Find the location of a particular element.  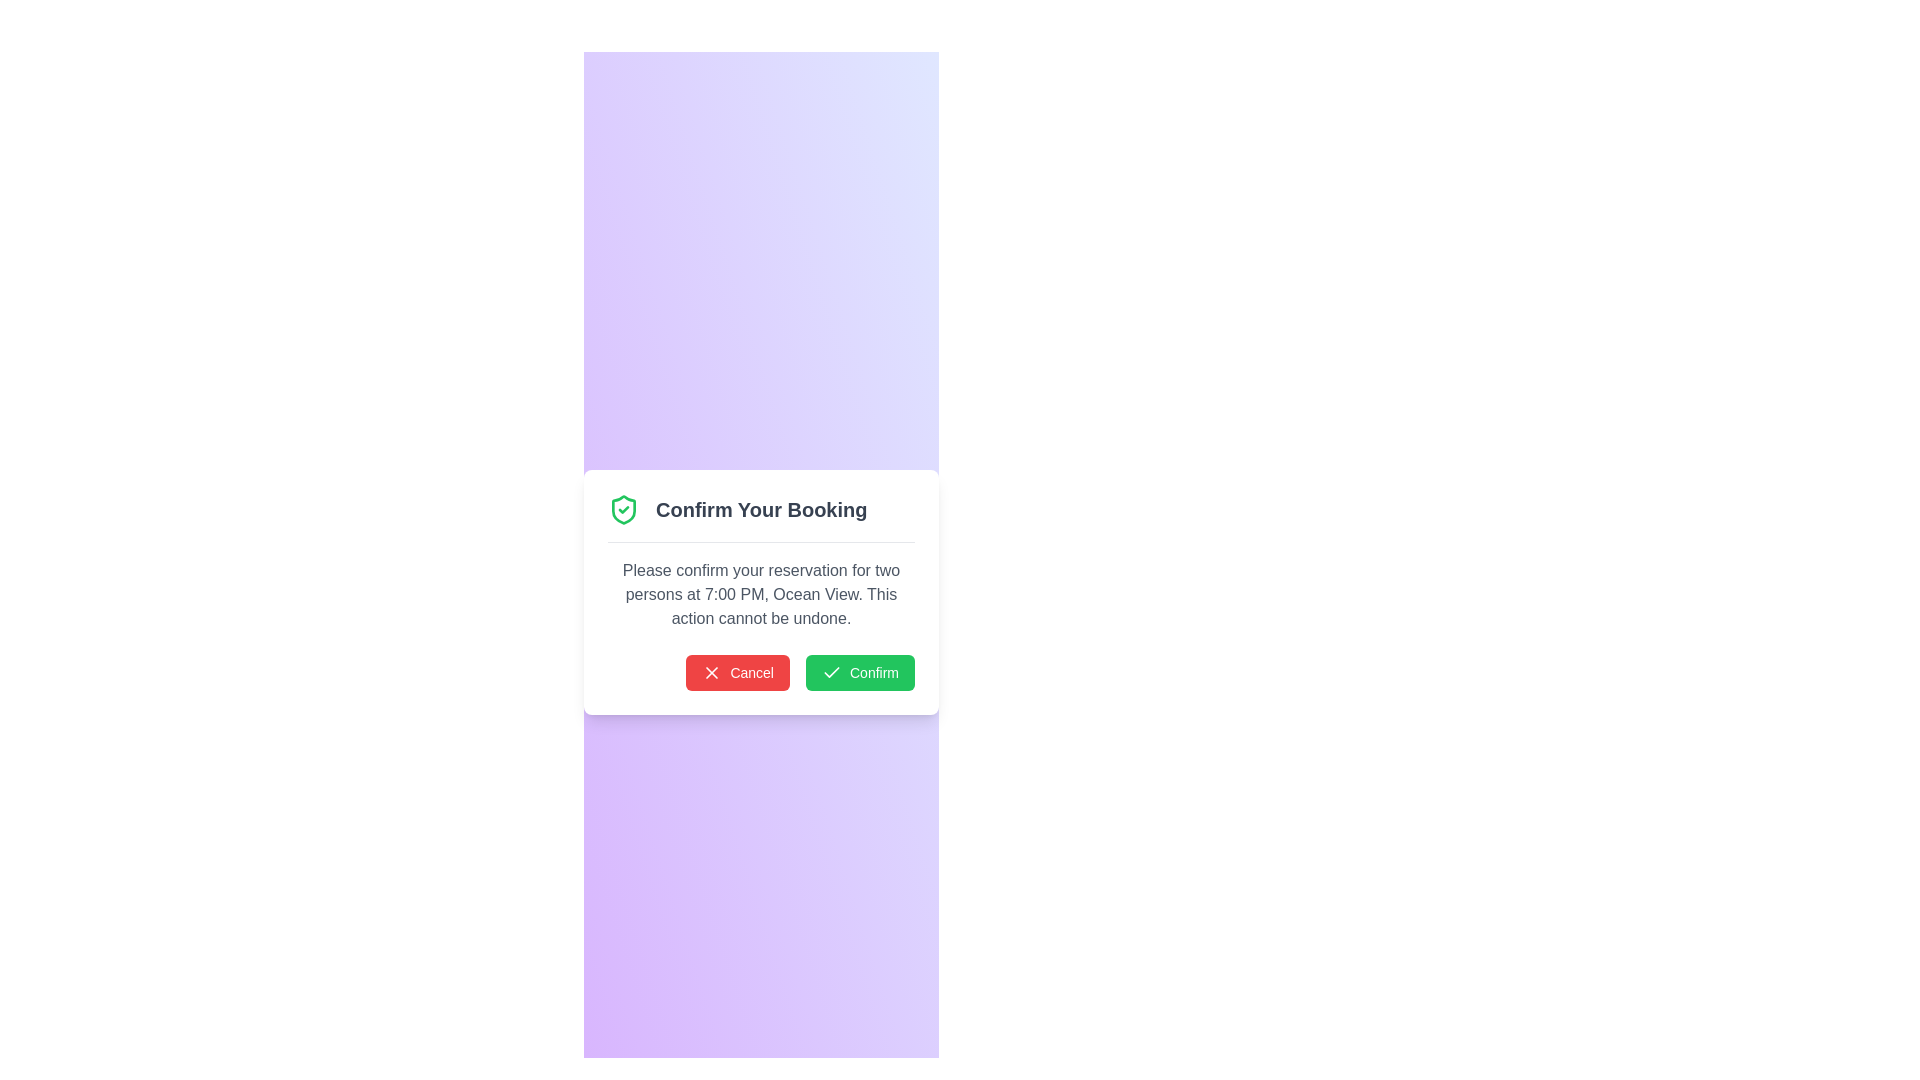

the checkmark icon within the 'Confirm' button in the confirmation dialog box, which indicates confirmation or approval is located at coordinates (831, 672).